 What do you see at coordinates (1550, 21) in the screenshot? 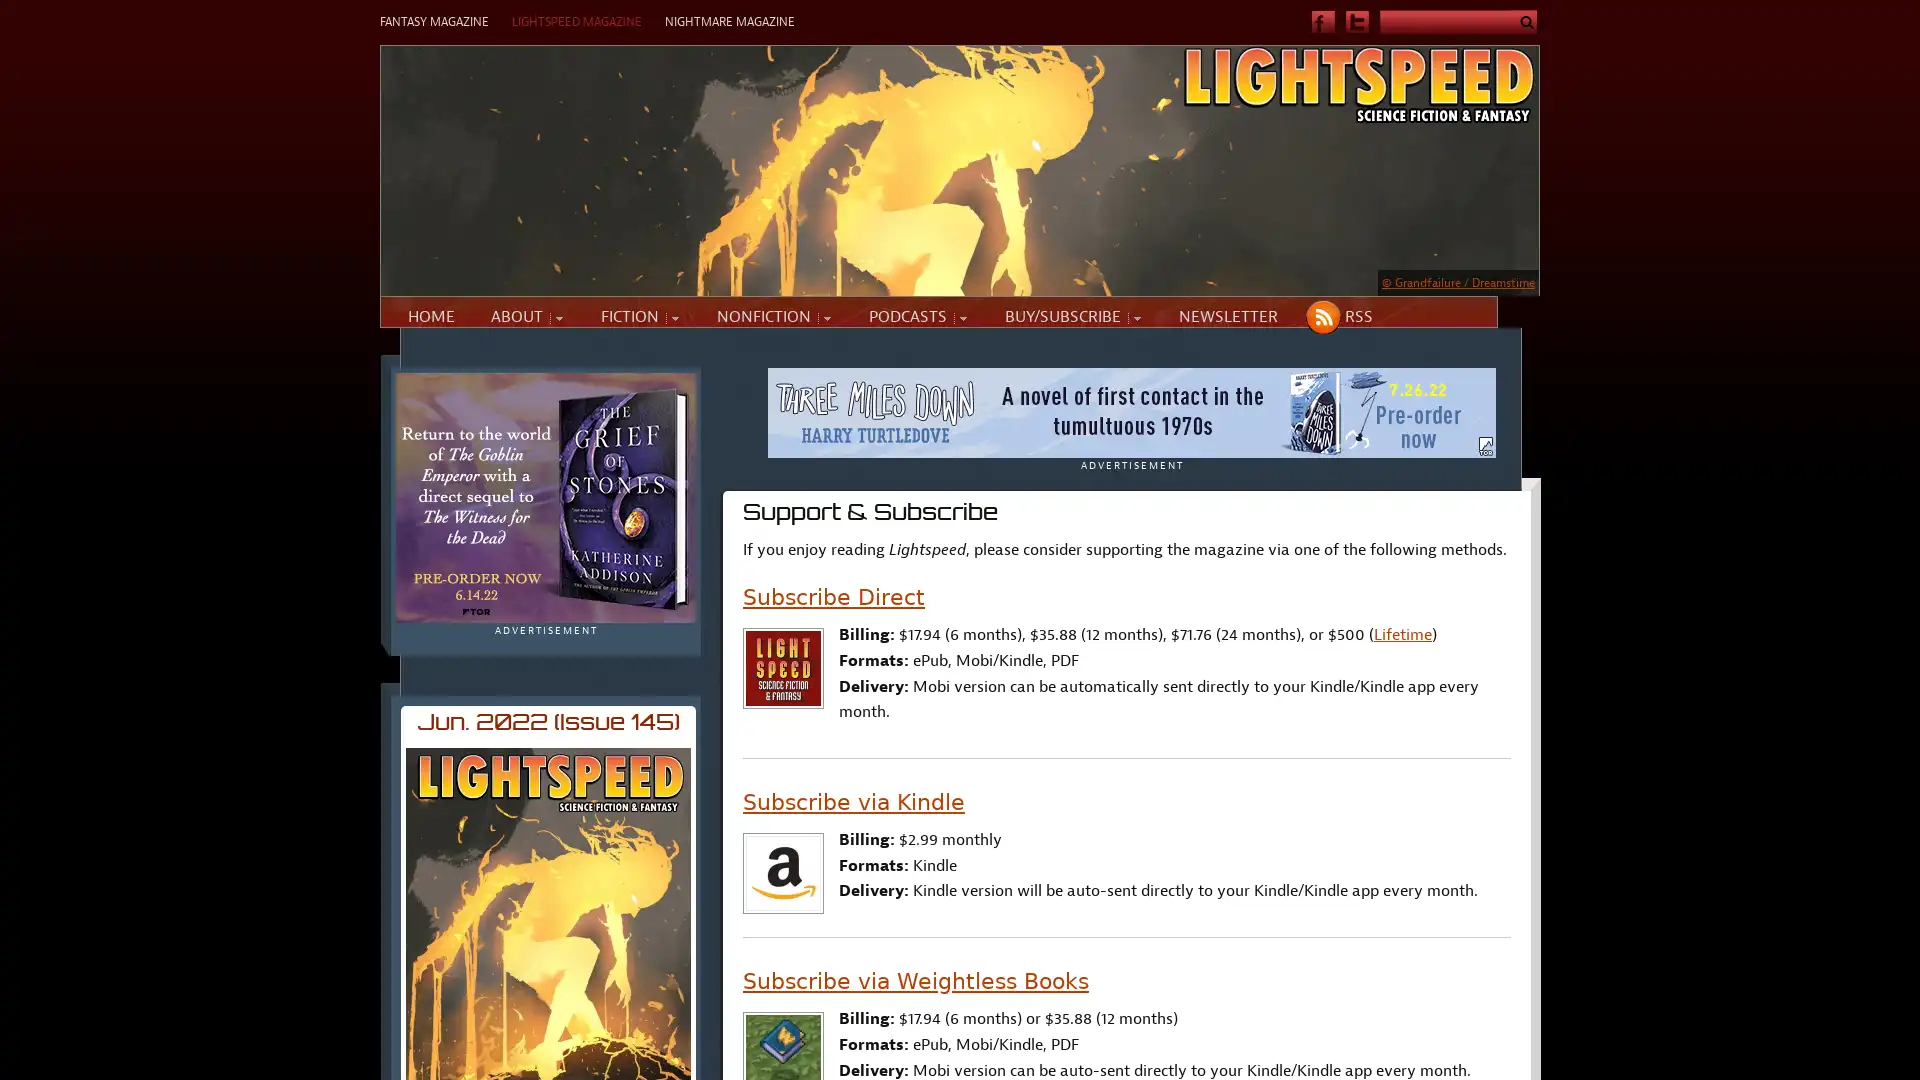
I see `Submit` at bounding box center [1550, 21].